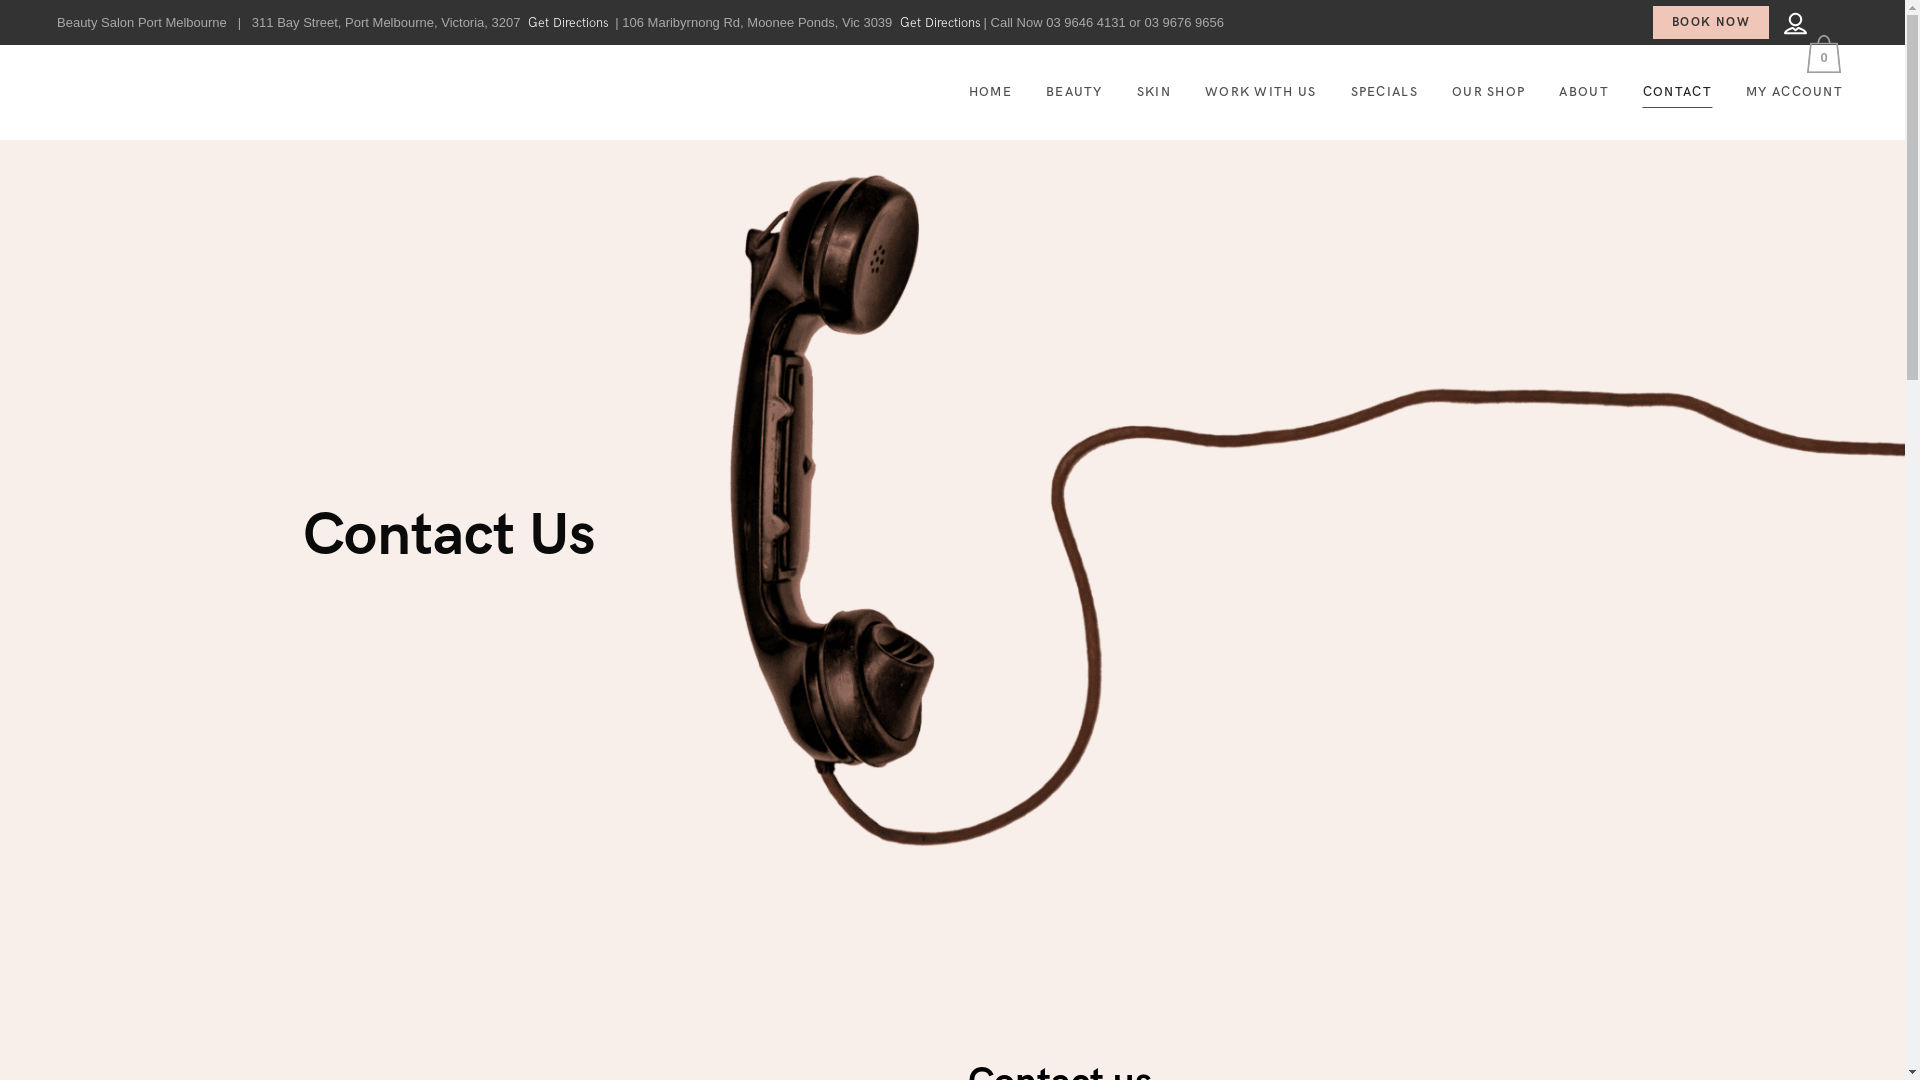  I want to click on 'CONTACT', so click(1626, 92).